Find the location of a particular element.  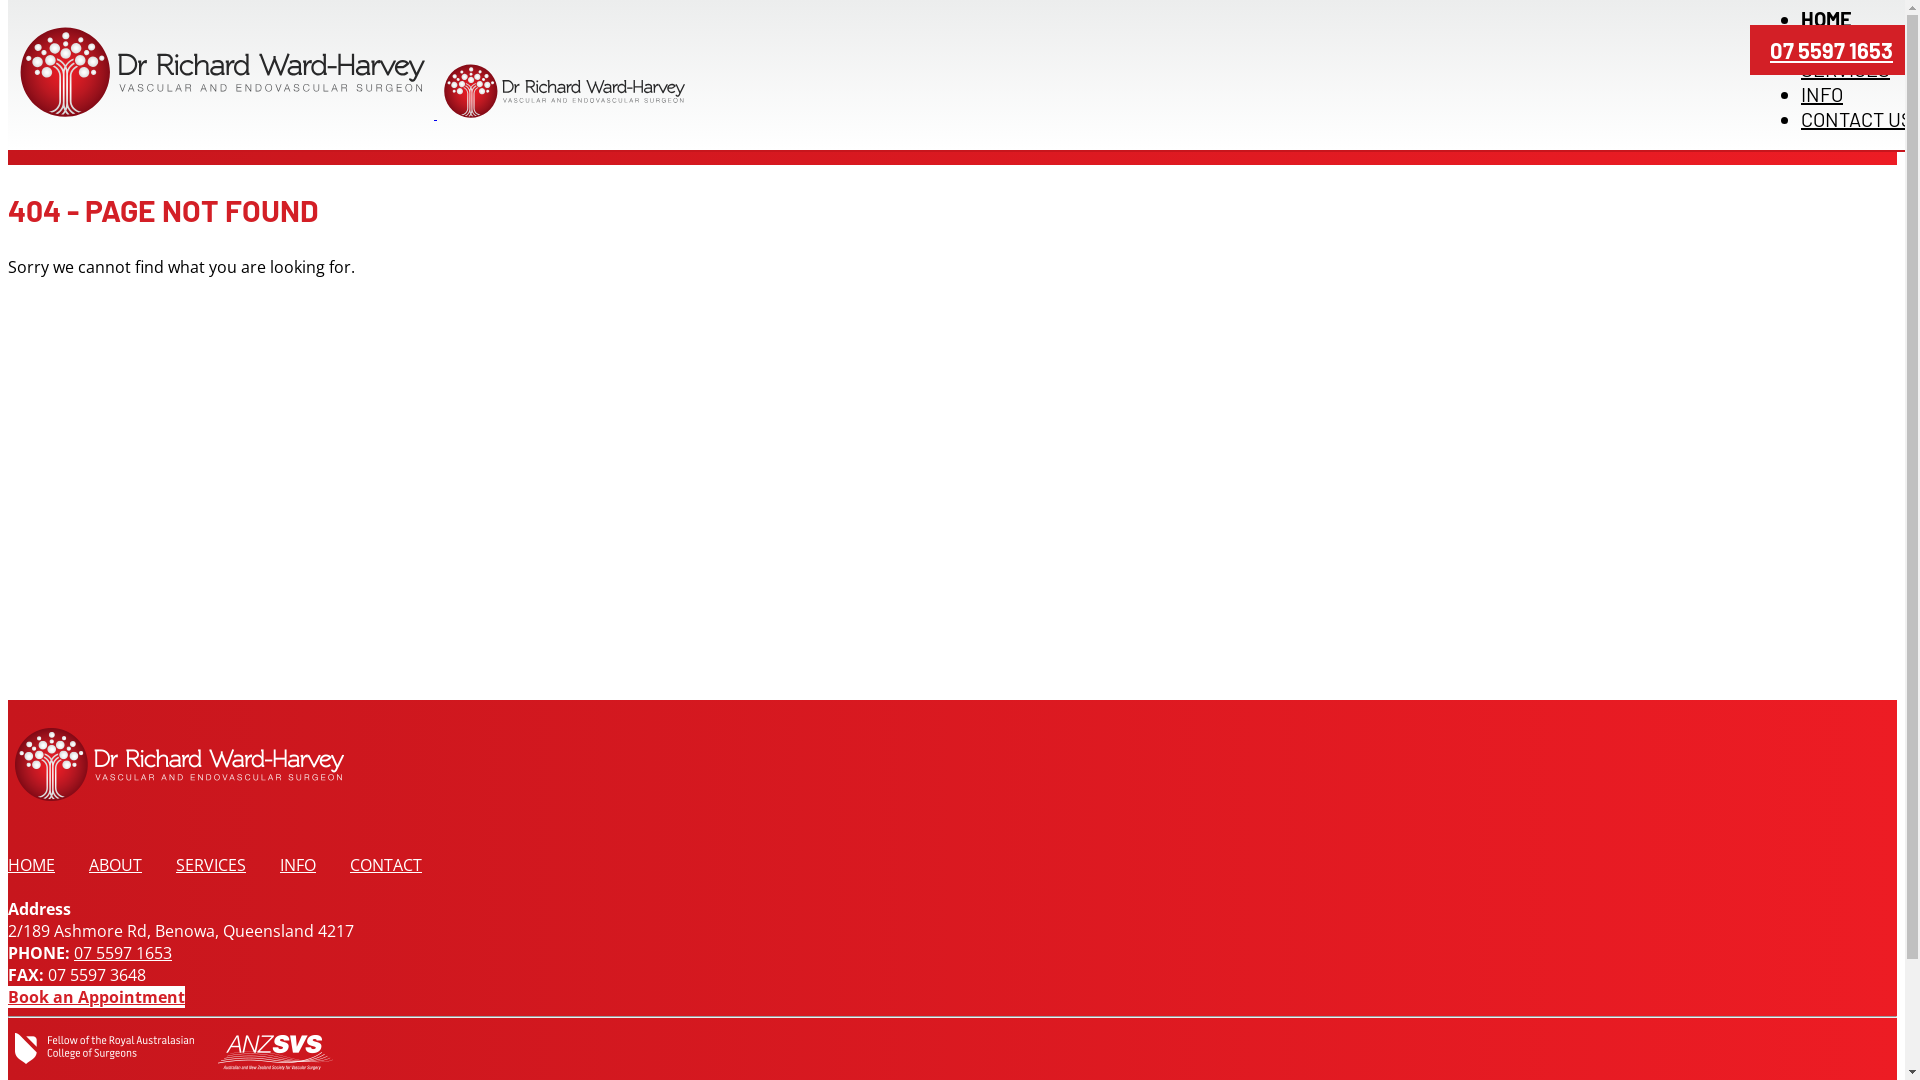

'CONTACT US' is located at coordinates (1856, 119).